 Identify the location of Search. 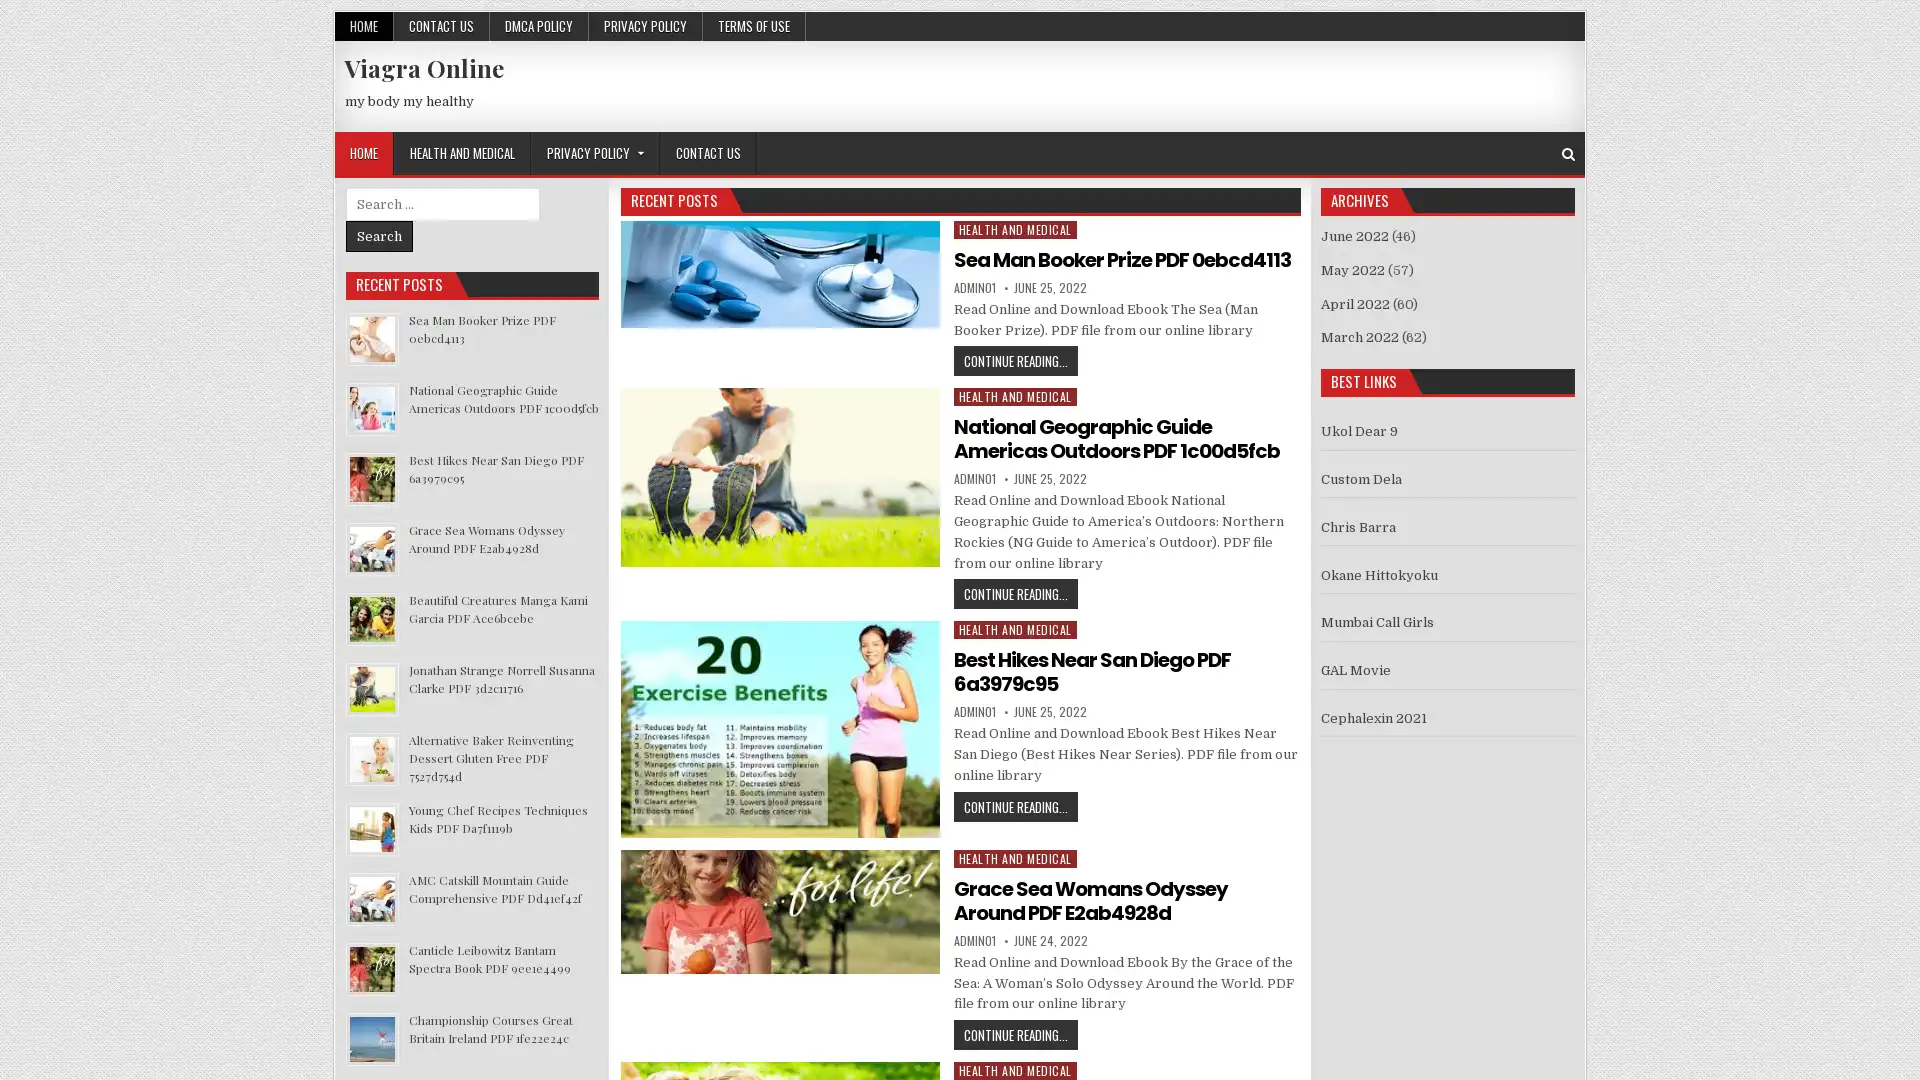
(378, 235).